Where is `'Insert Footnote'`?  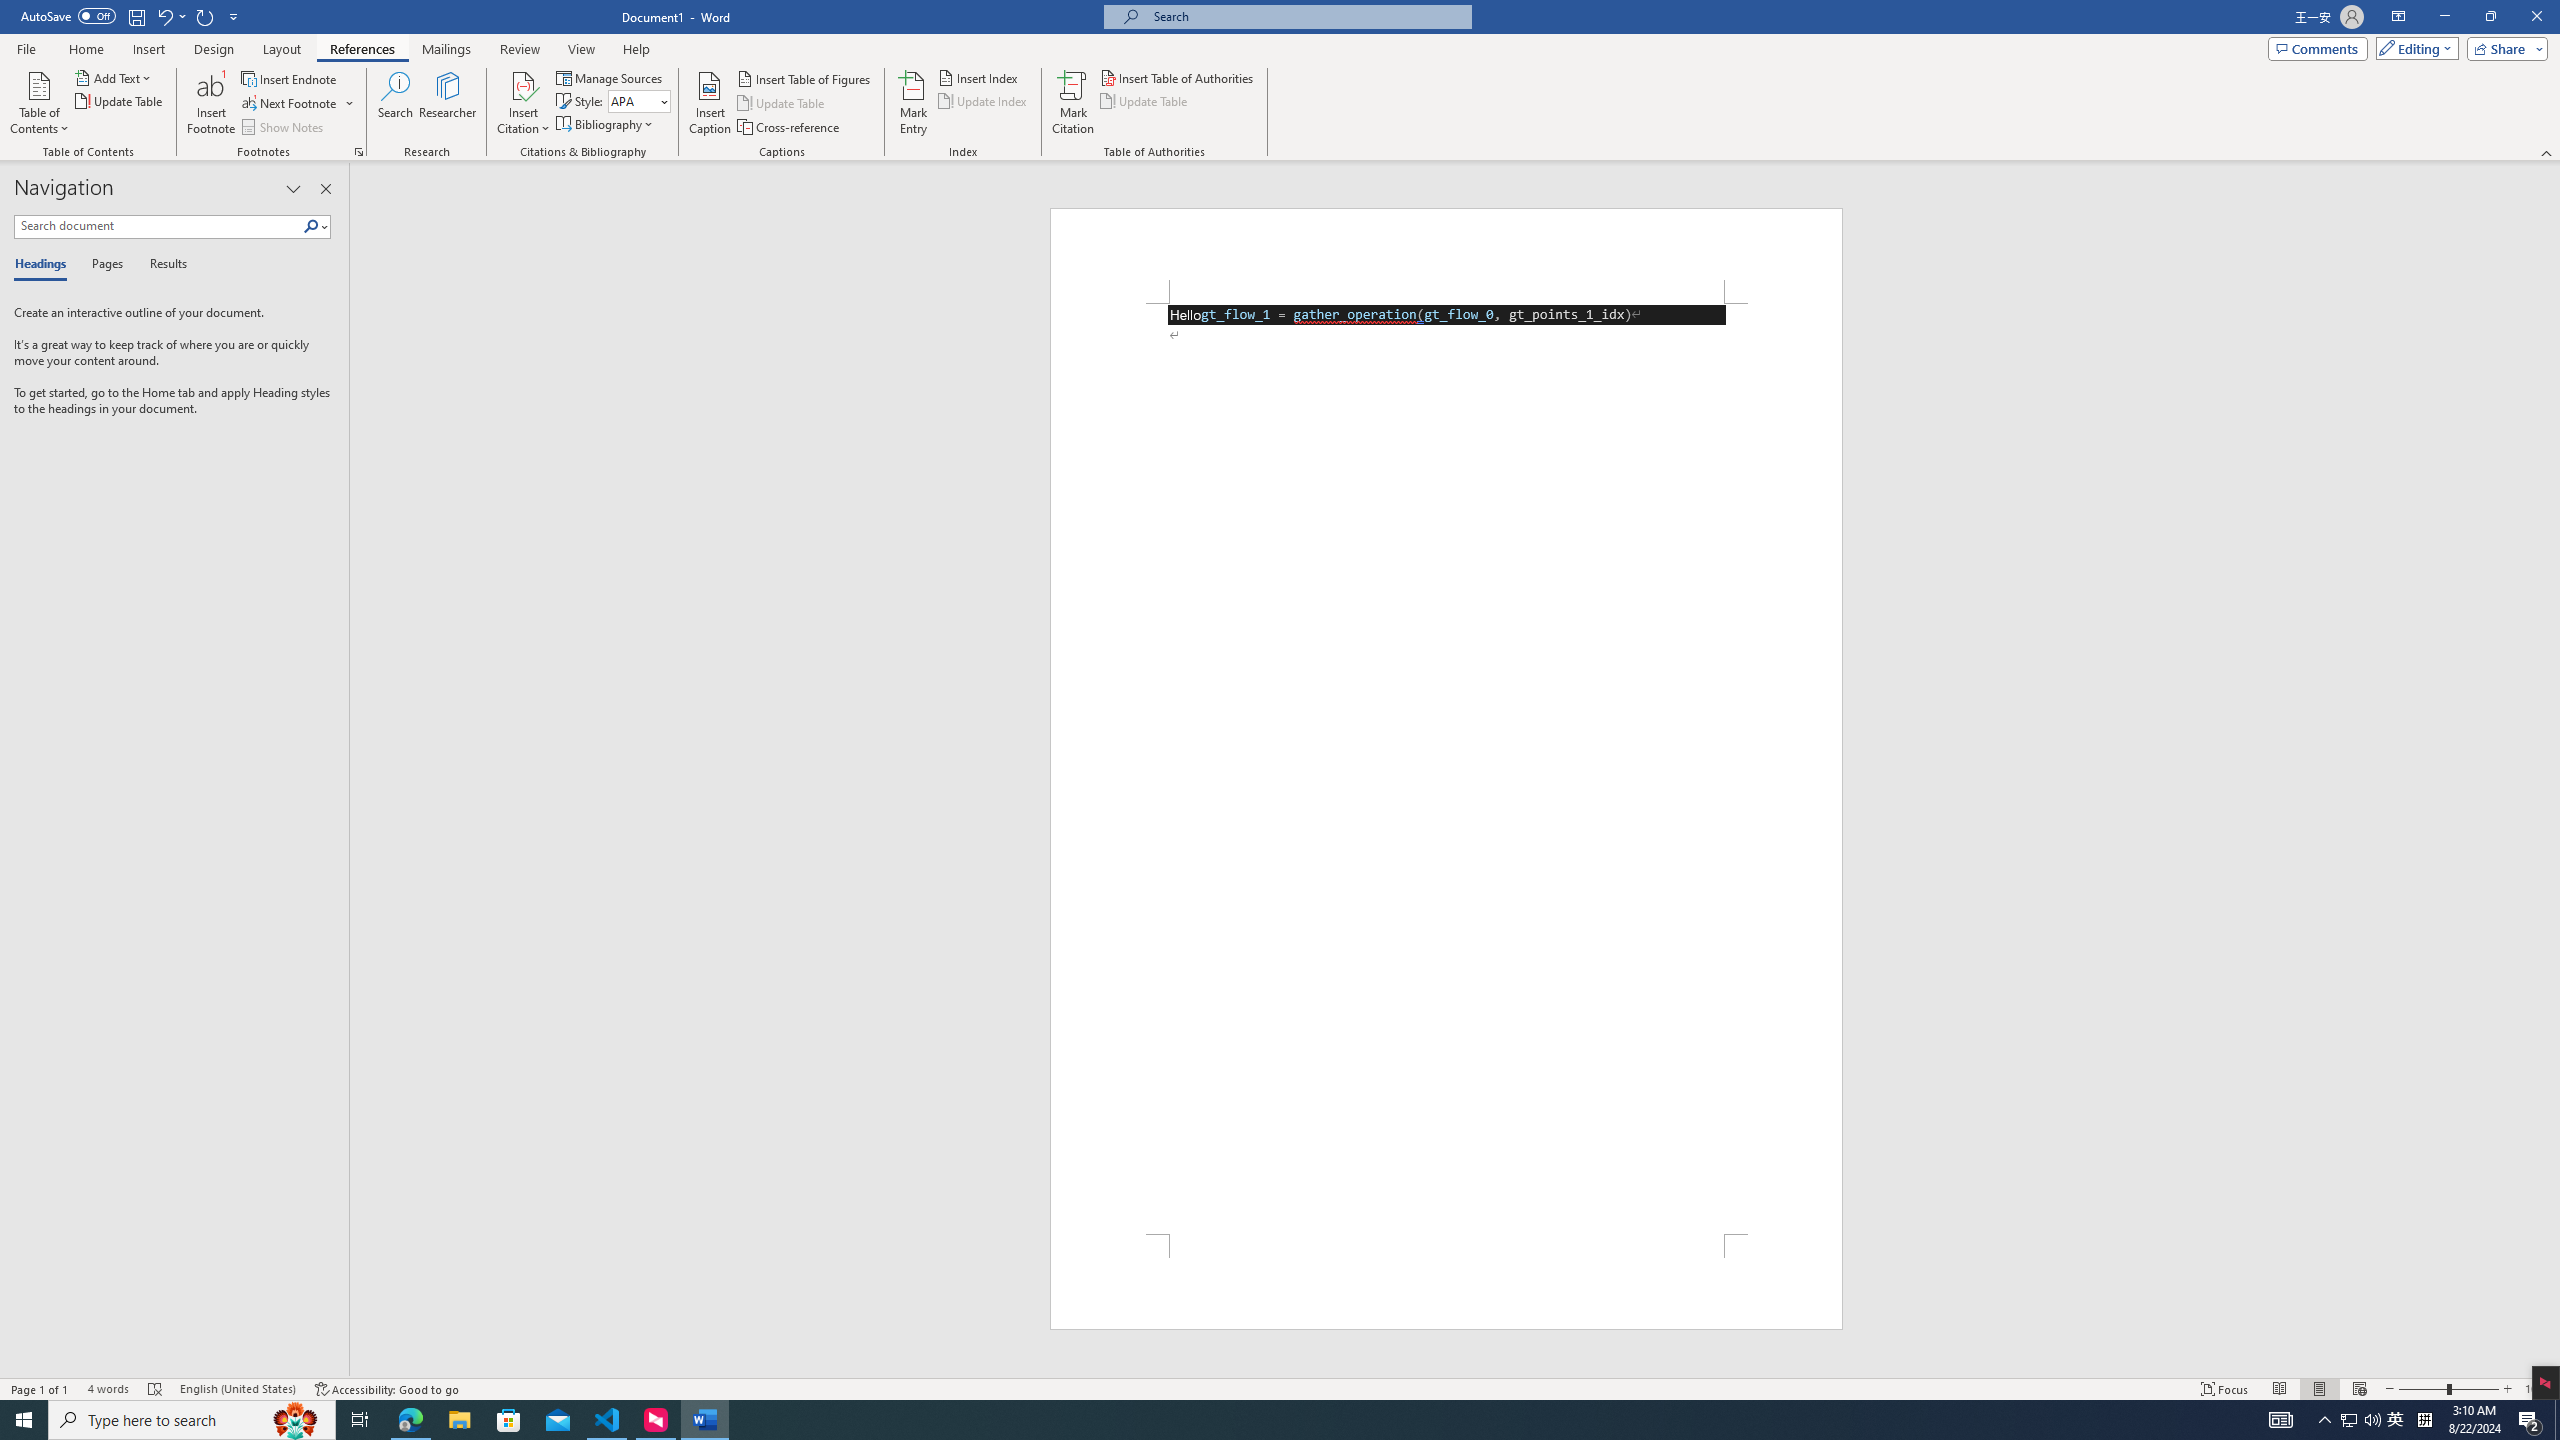 'Insert Footnote' is located at coordinates (211, 103).